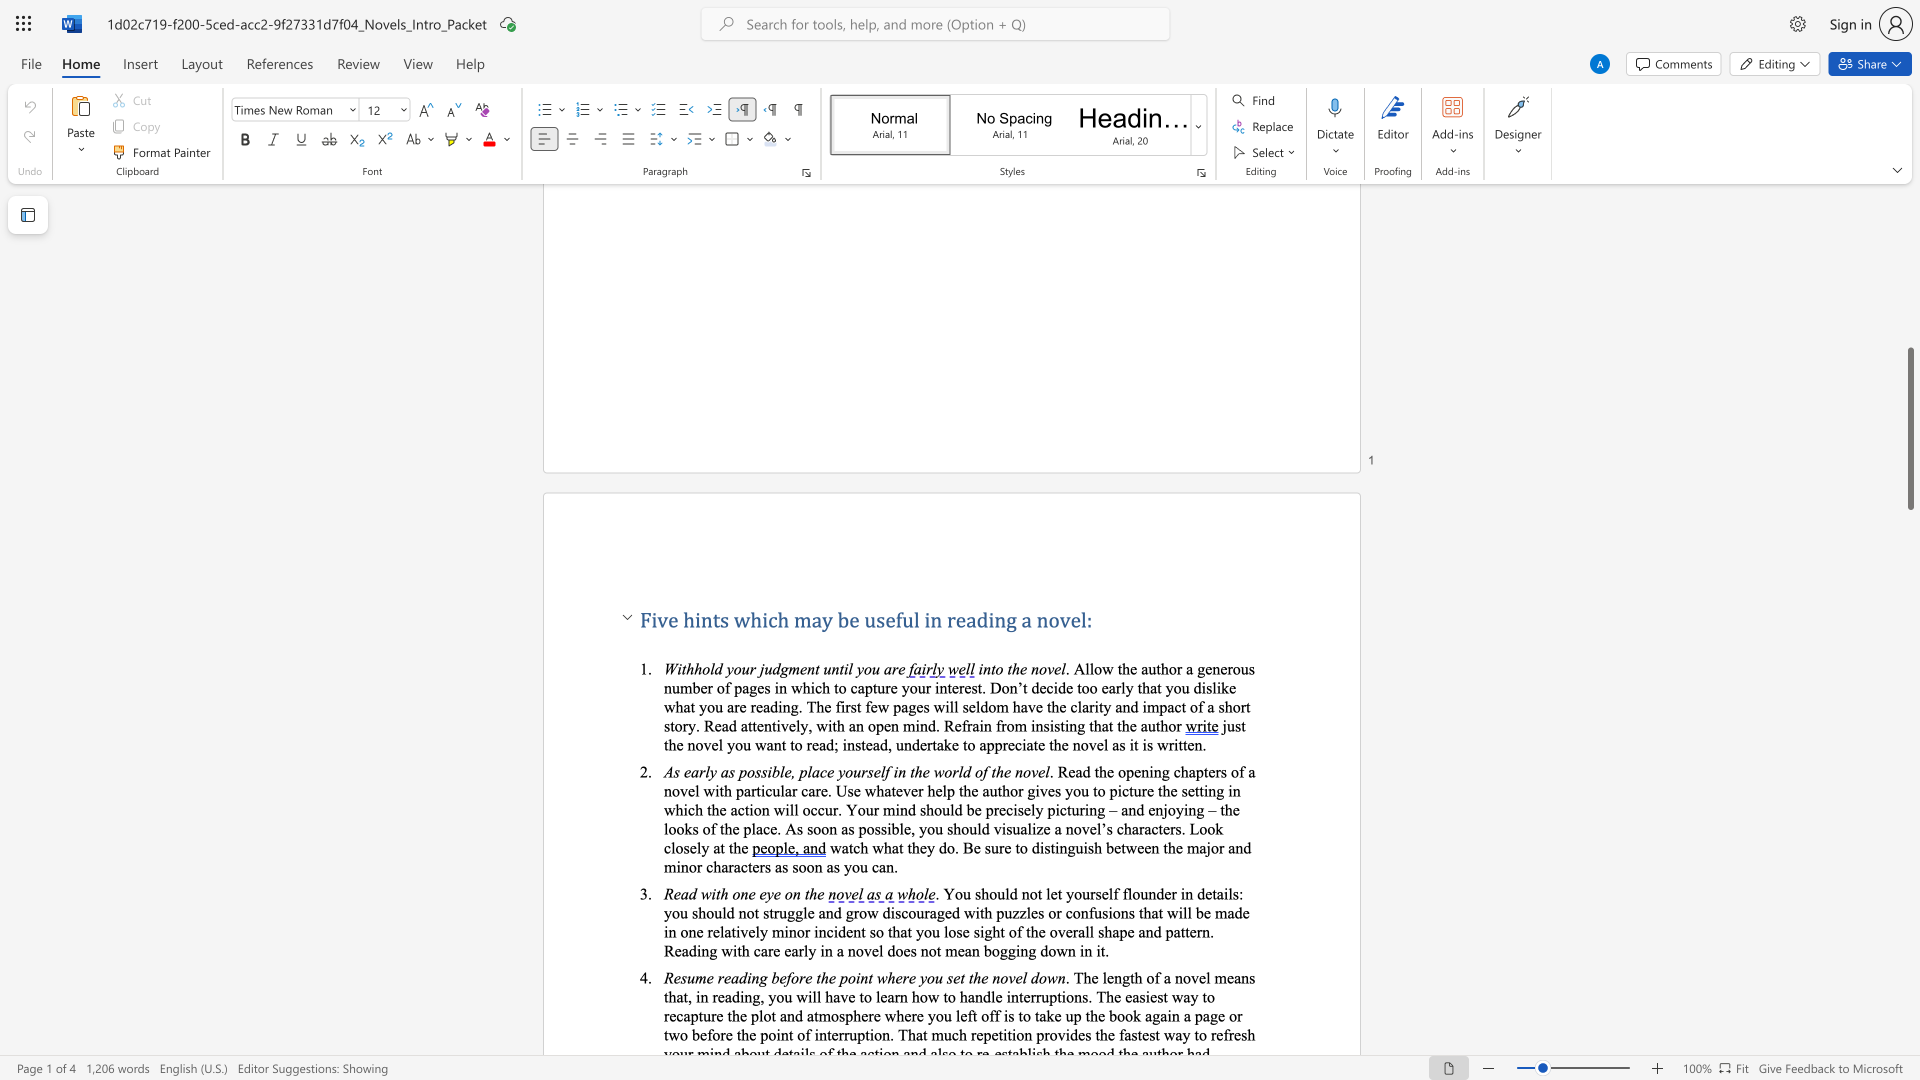  I want to click on the 1th character "o" in the text, so click(706, 668).